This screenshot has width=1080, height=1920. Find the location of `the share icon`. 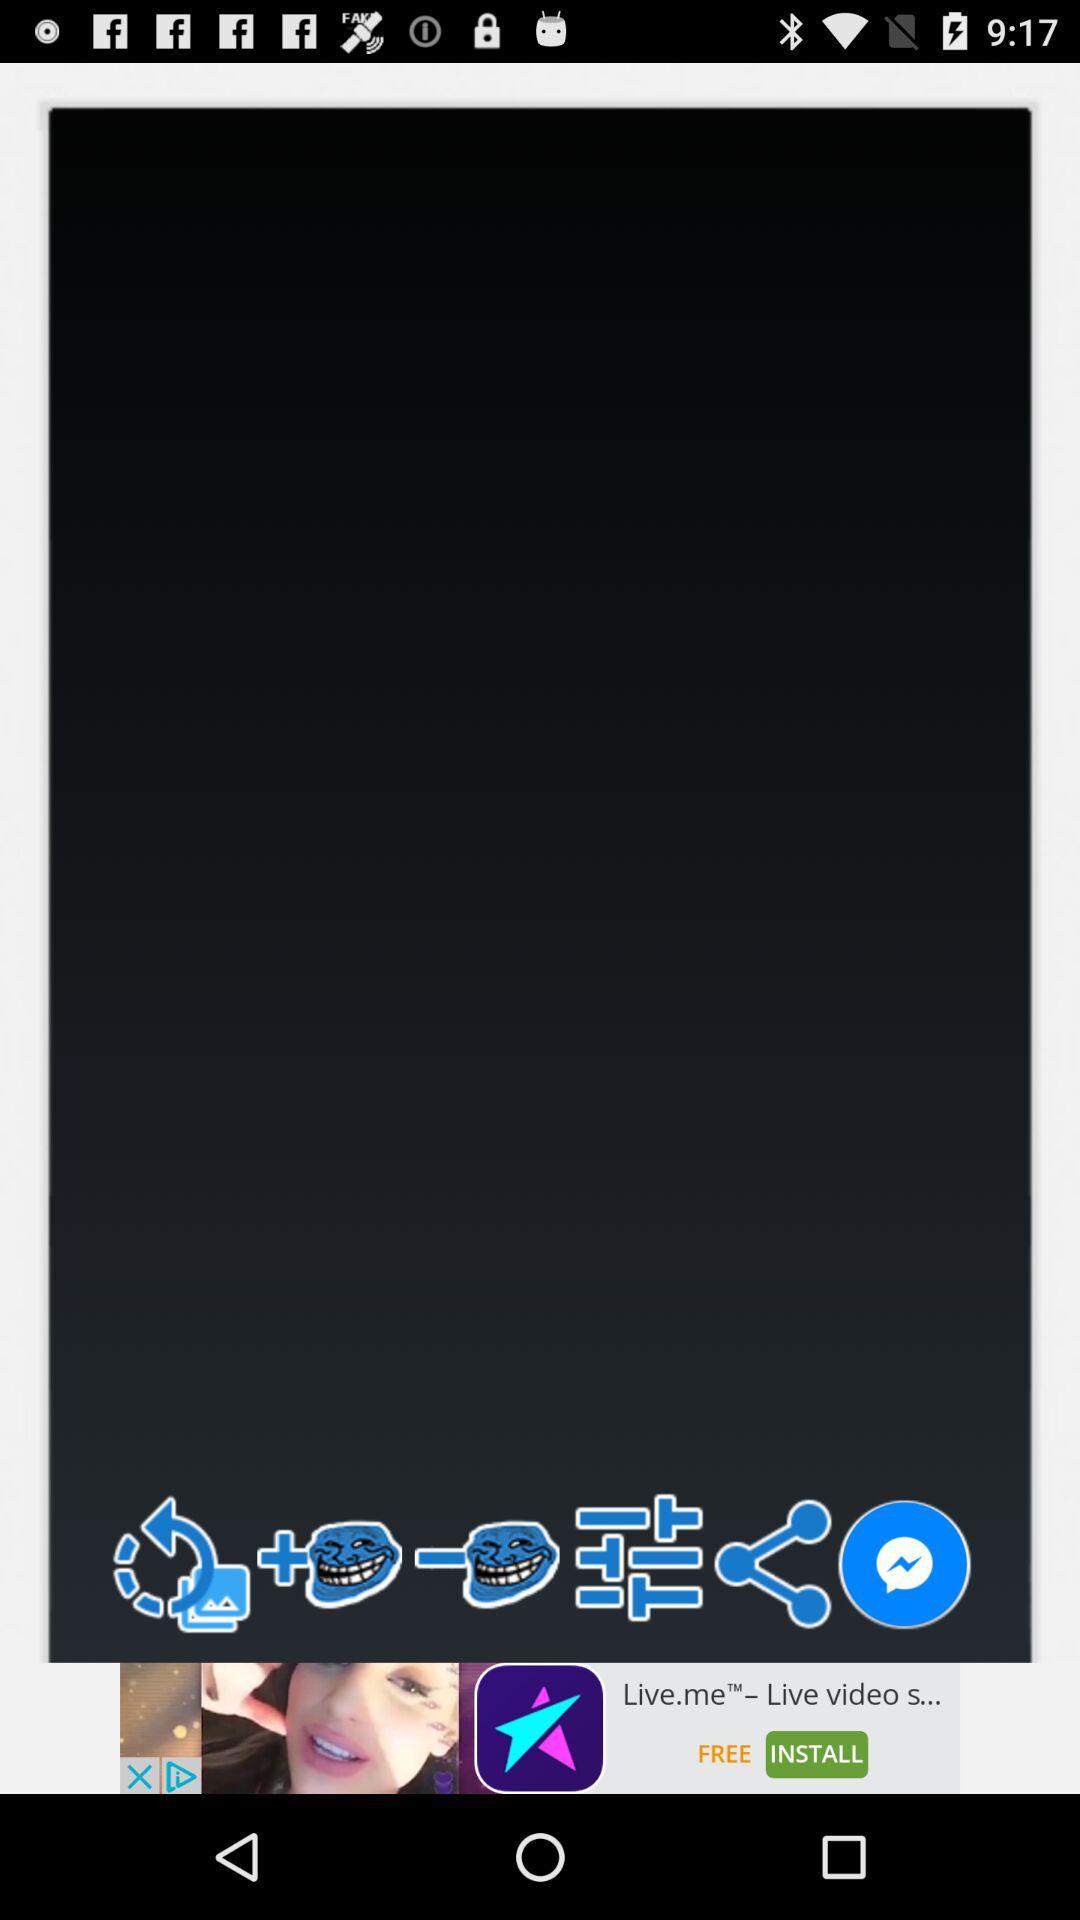

the share icon is located at coordinates (771, 1674).